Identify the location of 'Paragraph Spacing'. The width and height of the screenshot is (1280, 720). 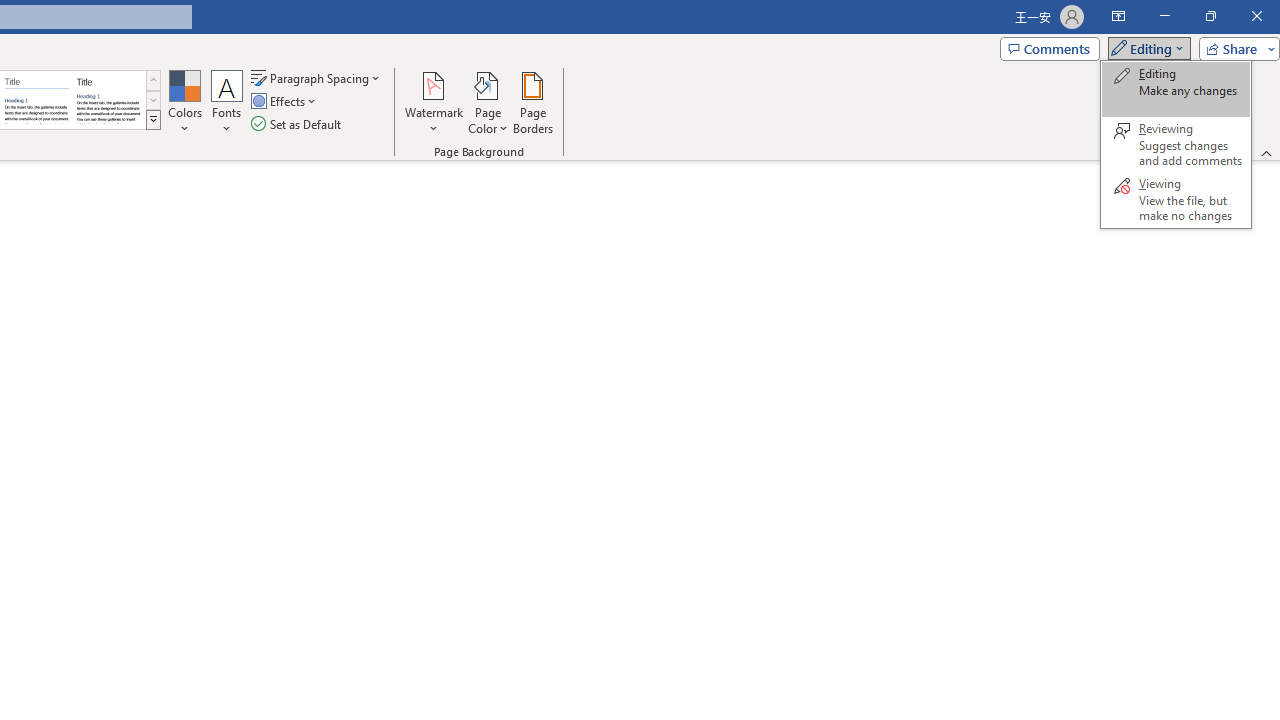
(316, 77).